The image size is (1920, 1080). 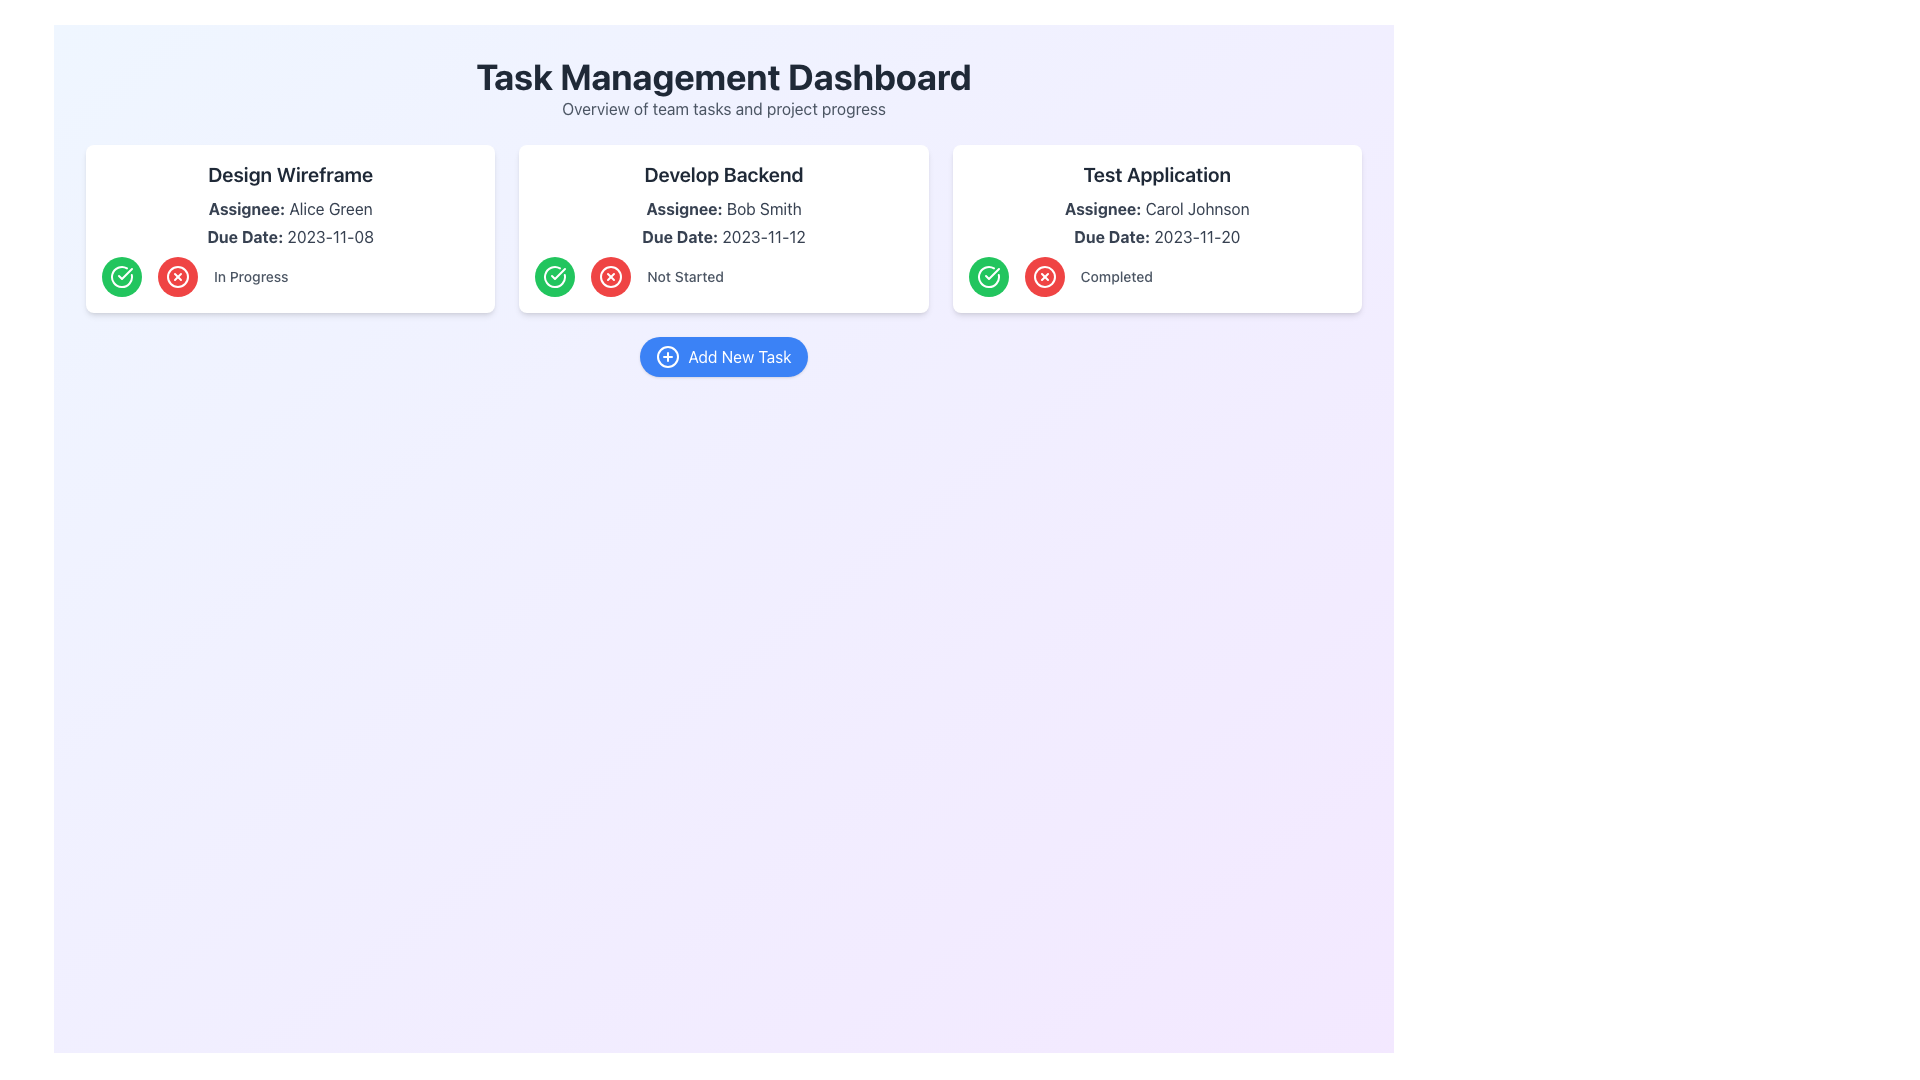 I want to click on the 'Add New Task' button located at the center of the dashboard layout, directly below the three task cards, so click(x=723, y=356).